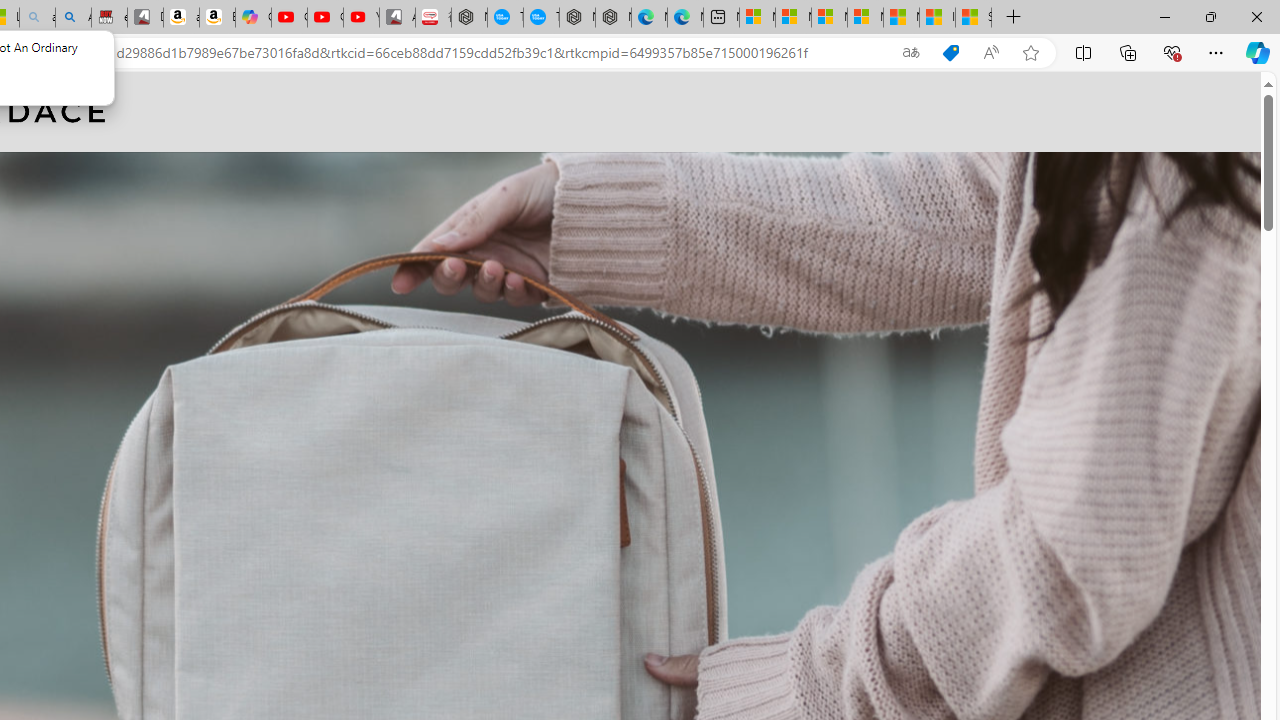 This screenshot has width=1280, height=720. What do you see at coordinates (325, 17) in the screenshot?
I see `'Gloom - YouTube'` at bounding box center [325, 17].